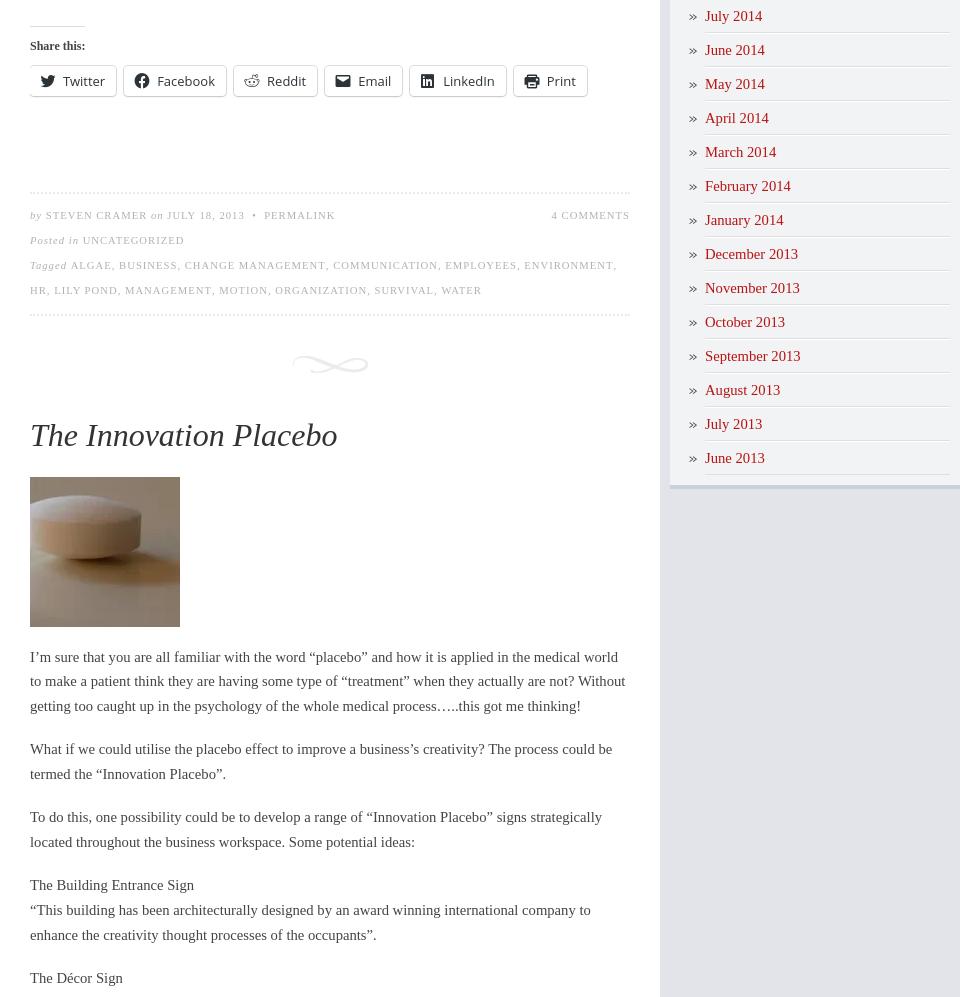 This screenshot has width=960, height=997. I want to click on 'communication', so click(333, 264).